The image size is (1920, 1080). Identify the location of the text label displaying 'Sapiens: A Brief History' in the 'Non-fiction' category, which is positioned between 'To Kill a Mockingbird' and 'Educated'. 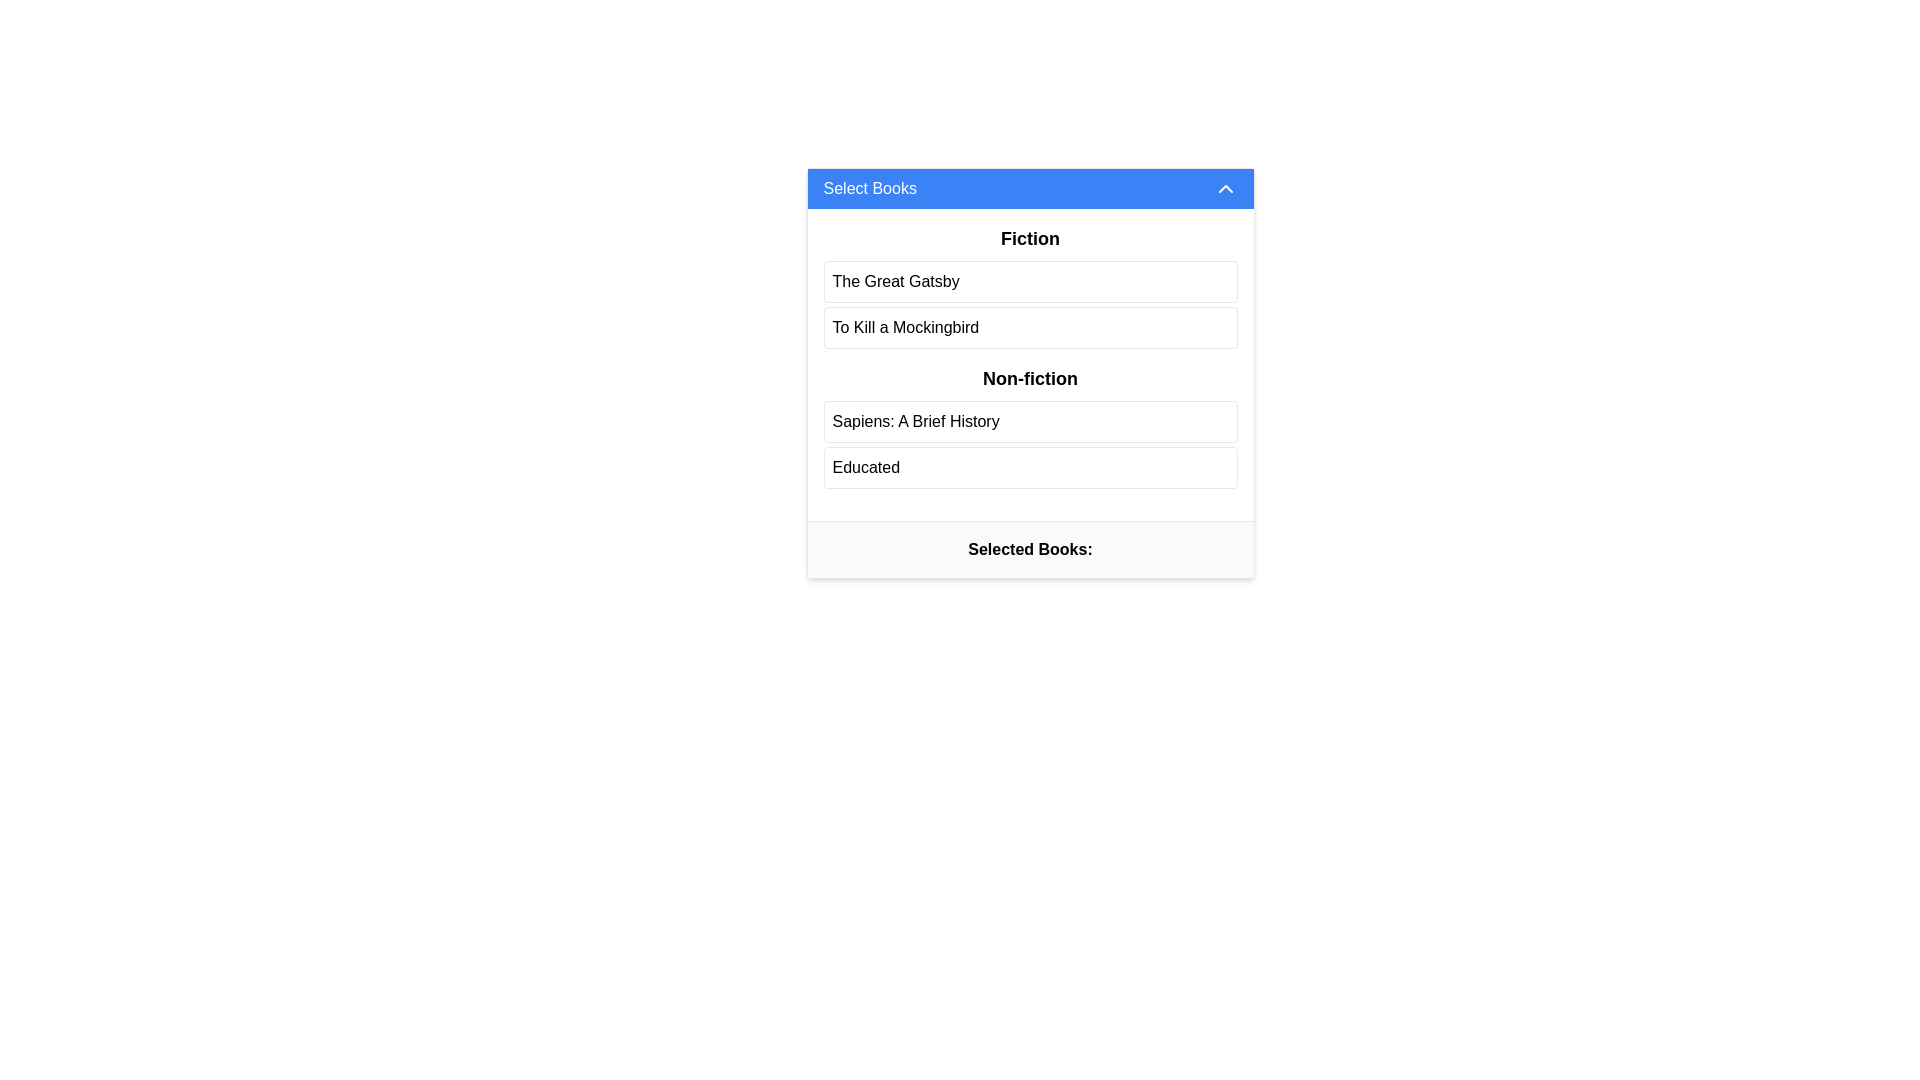
(915, 420).